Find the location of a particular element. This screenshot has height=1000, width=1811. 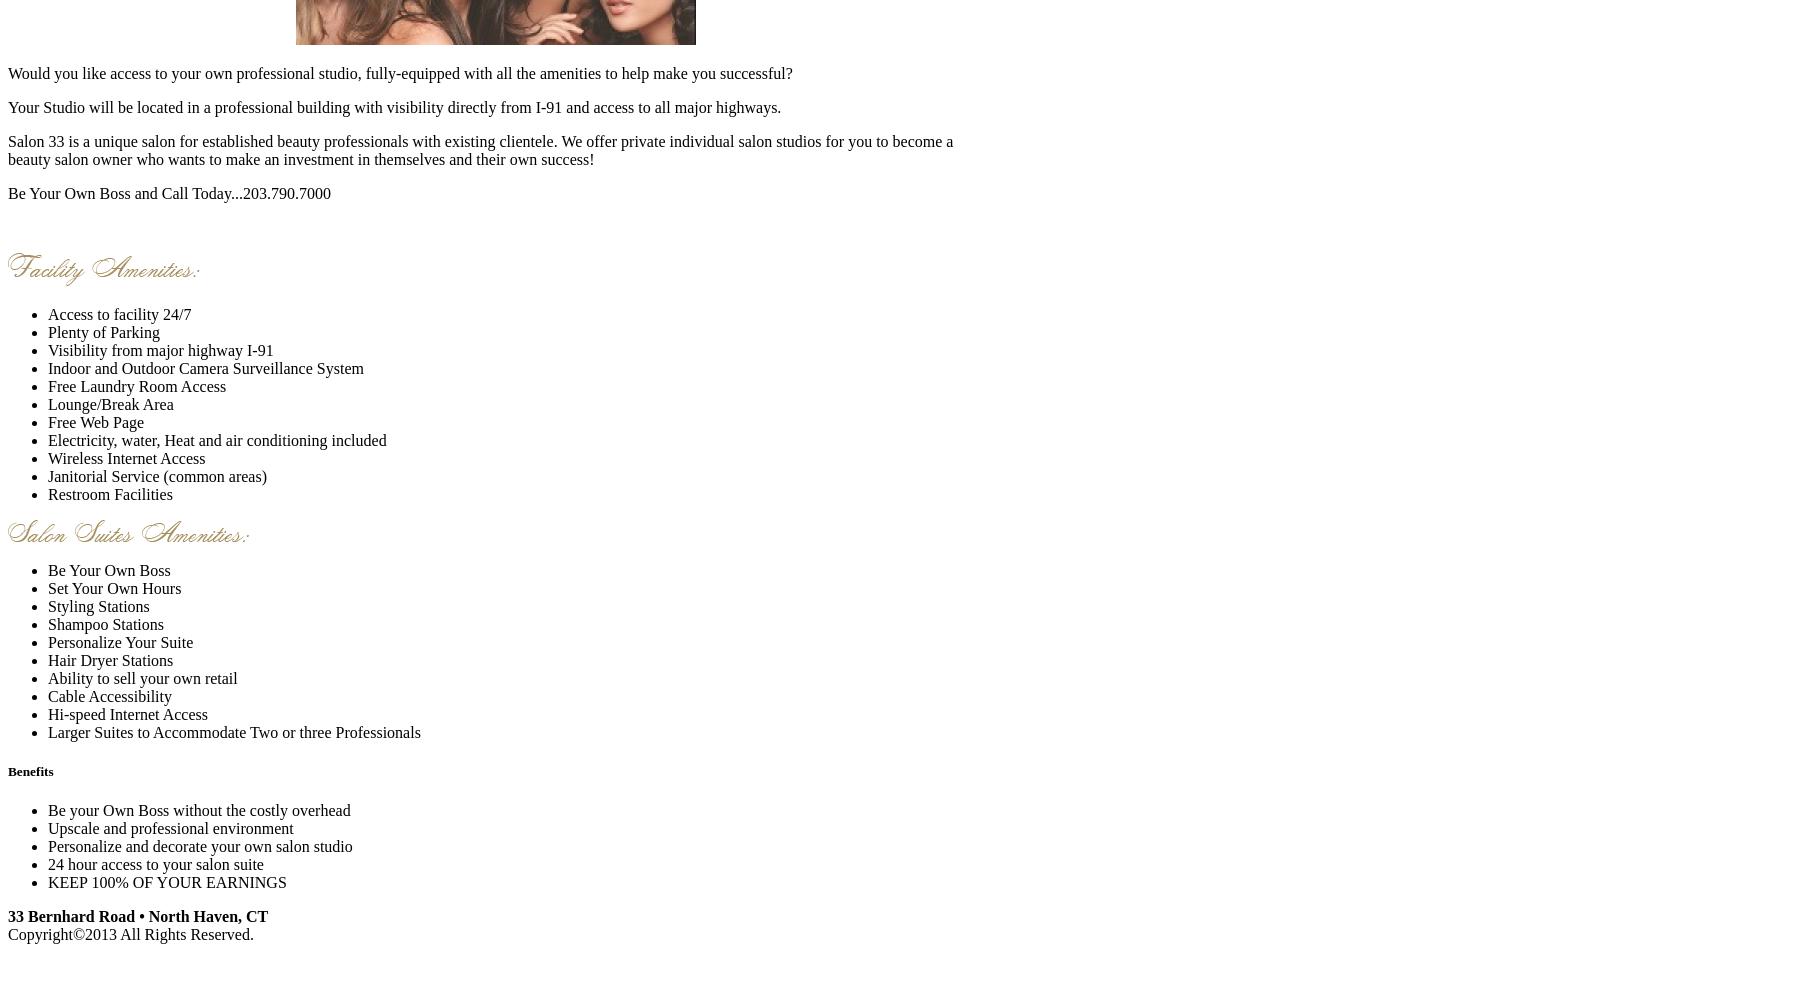

'KEEP 100% OF YOUR EARNINGS' is located at coordinates (165, 881).